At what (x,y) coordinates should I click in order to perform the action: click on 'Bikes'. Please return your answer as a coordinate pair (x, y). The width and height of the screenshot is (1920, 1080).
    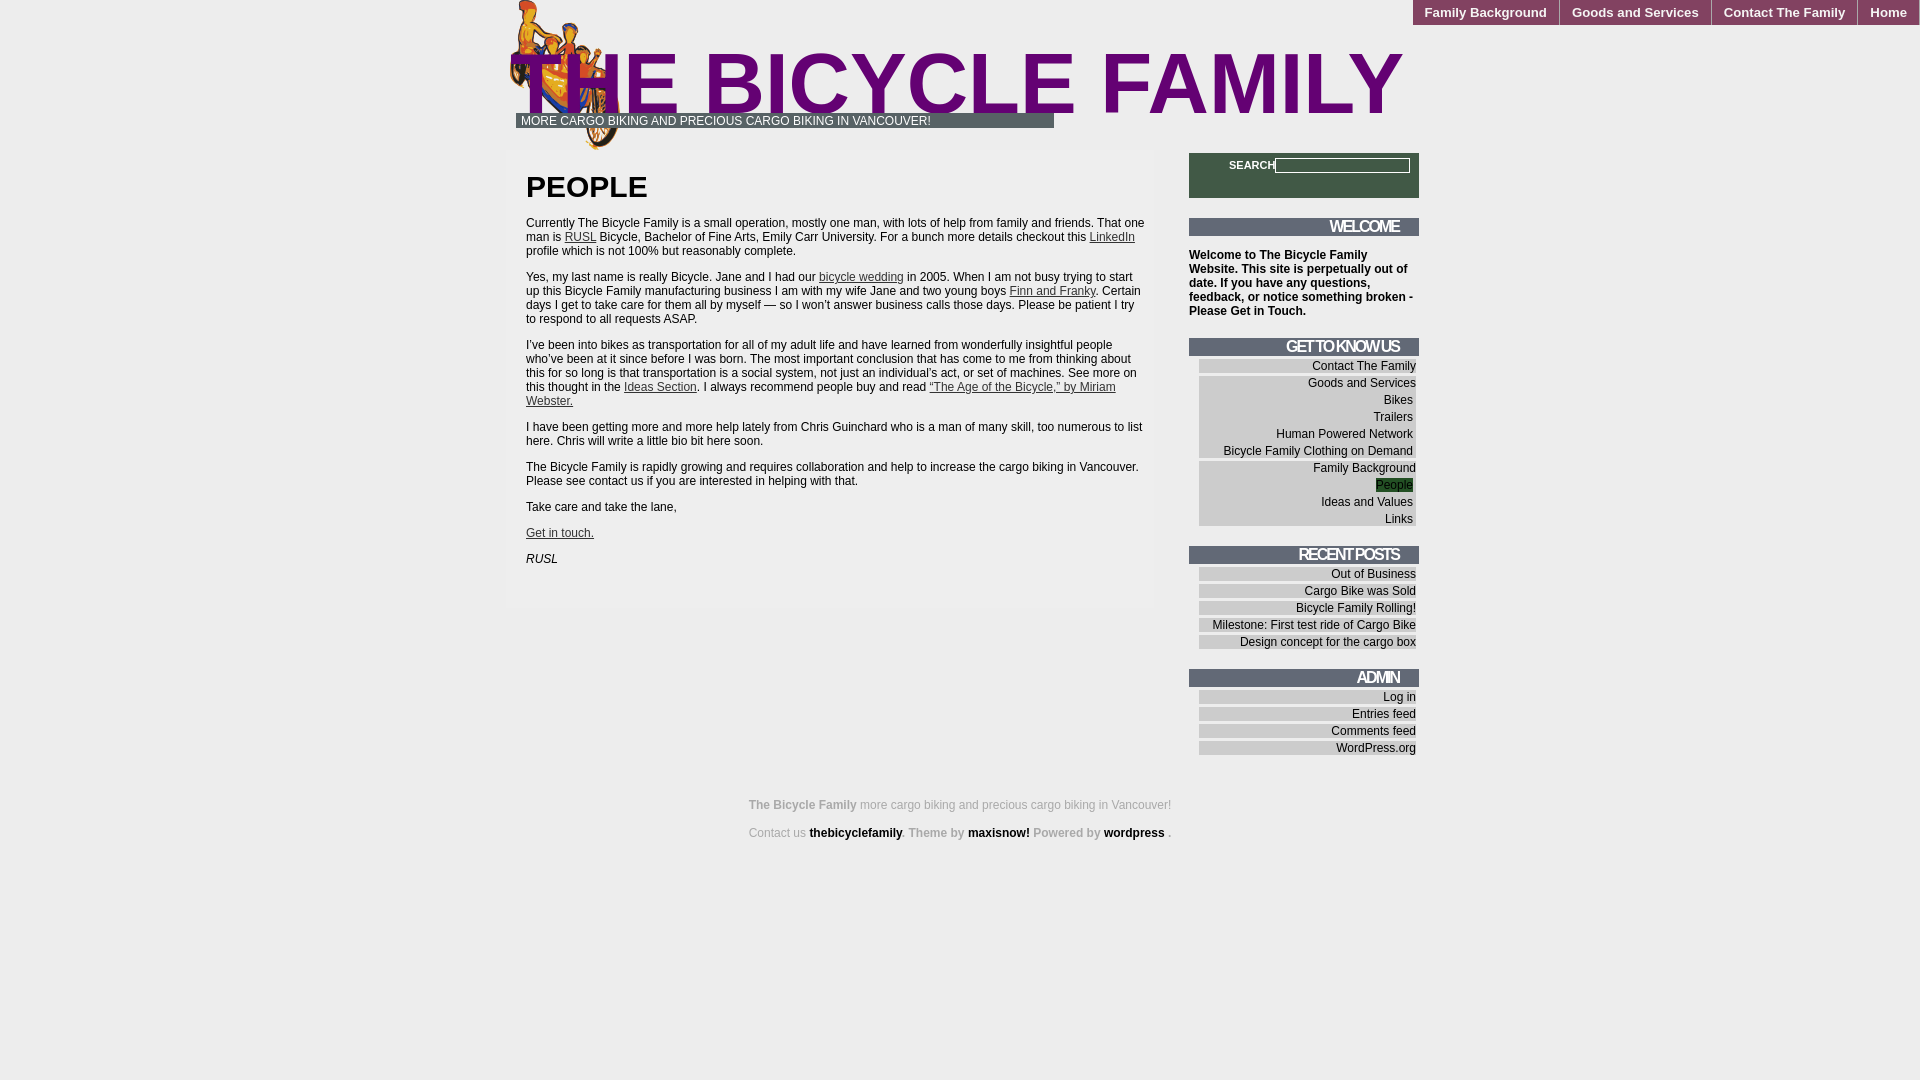
    Looking at the image, I should click on (1397, 400).